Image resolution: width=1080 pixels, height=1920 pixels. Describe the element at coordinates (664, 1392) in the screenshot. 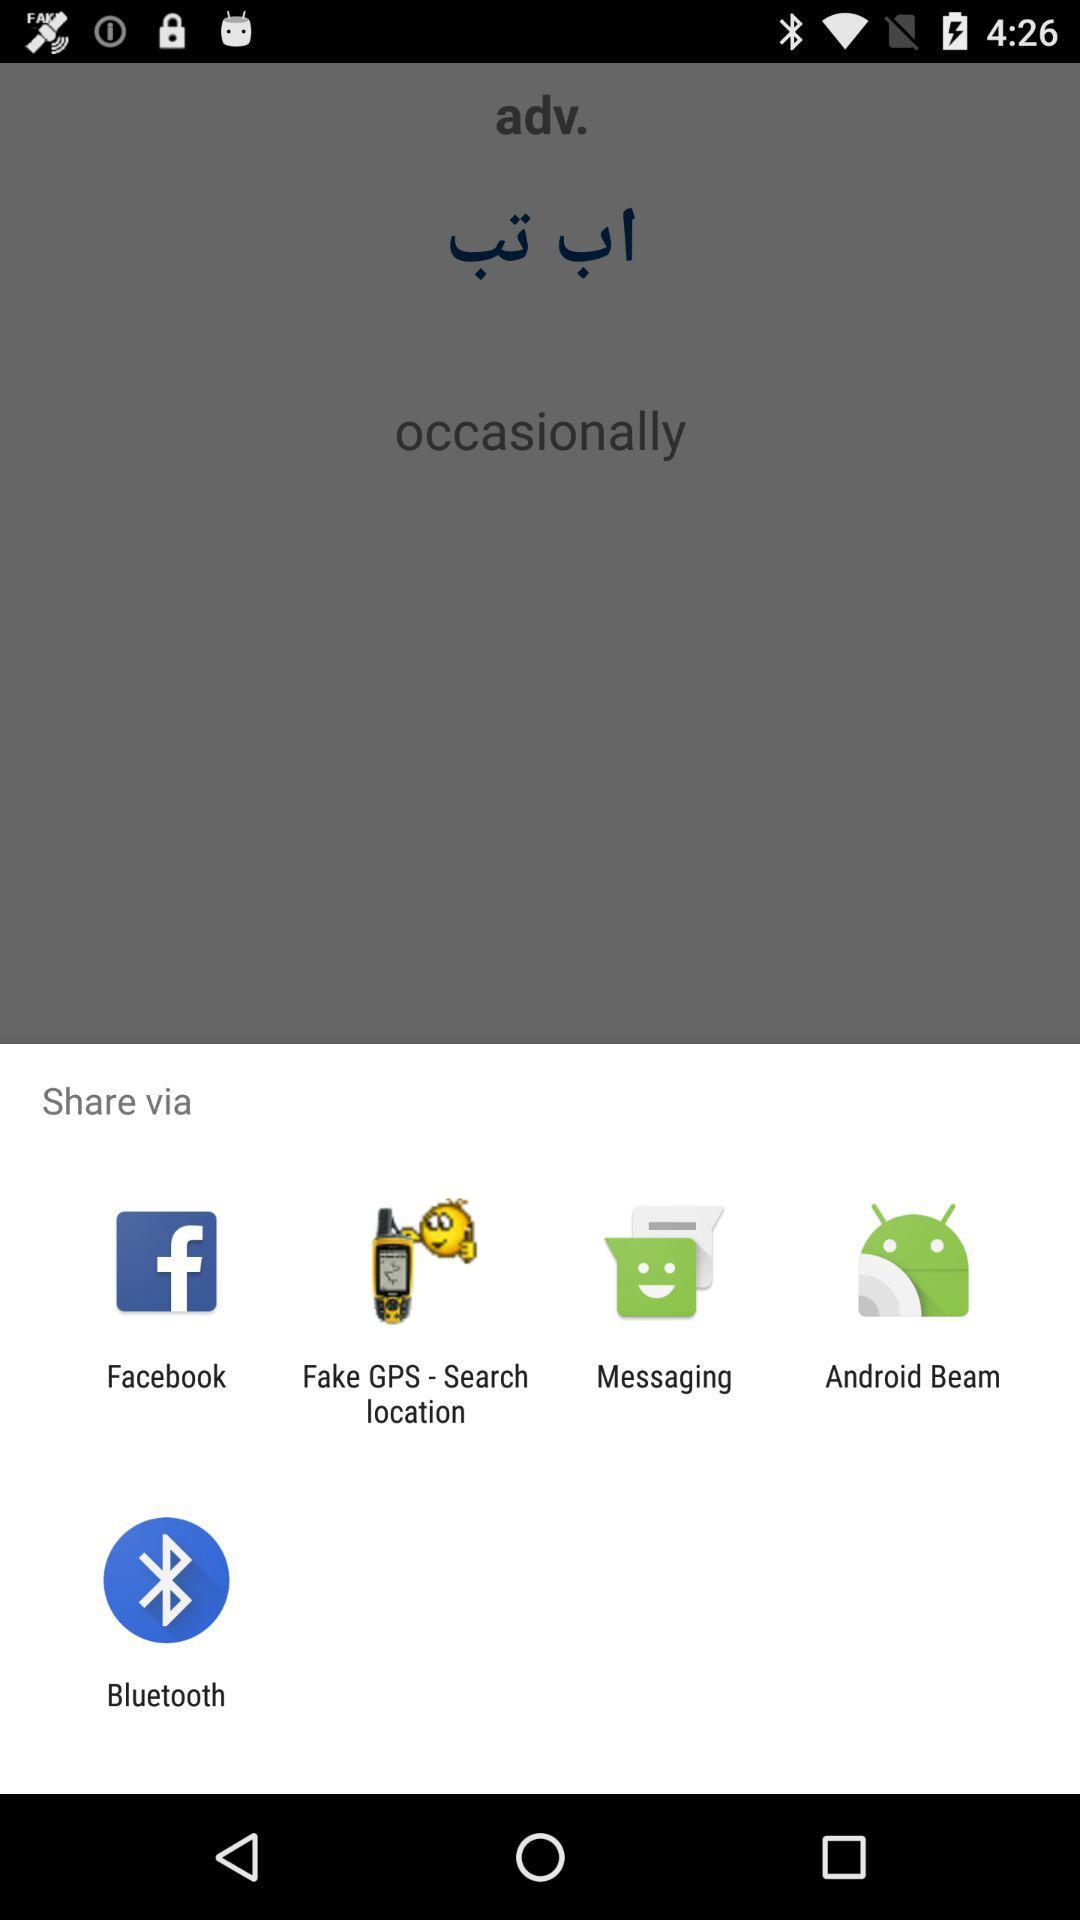

I see `app to the right of the fake gps search` at that location.